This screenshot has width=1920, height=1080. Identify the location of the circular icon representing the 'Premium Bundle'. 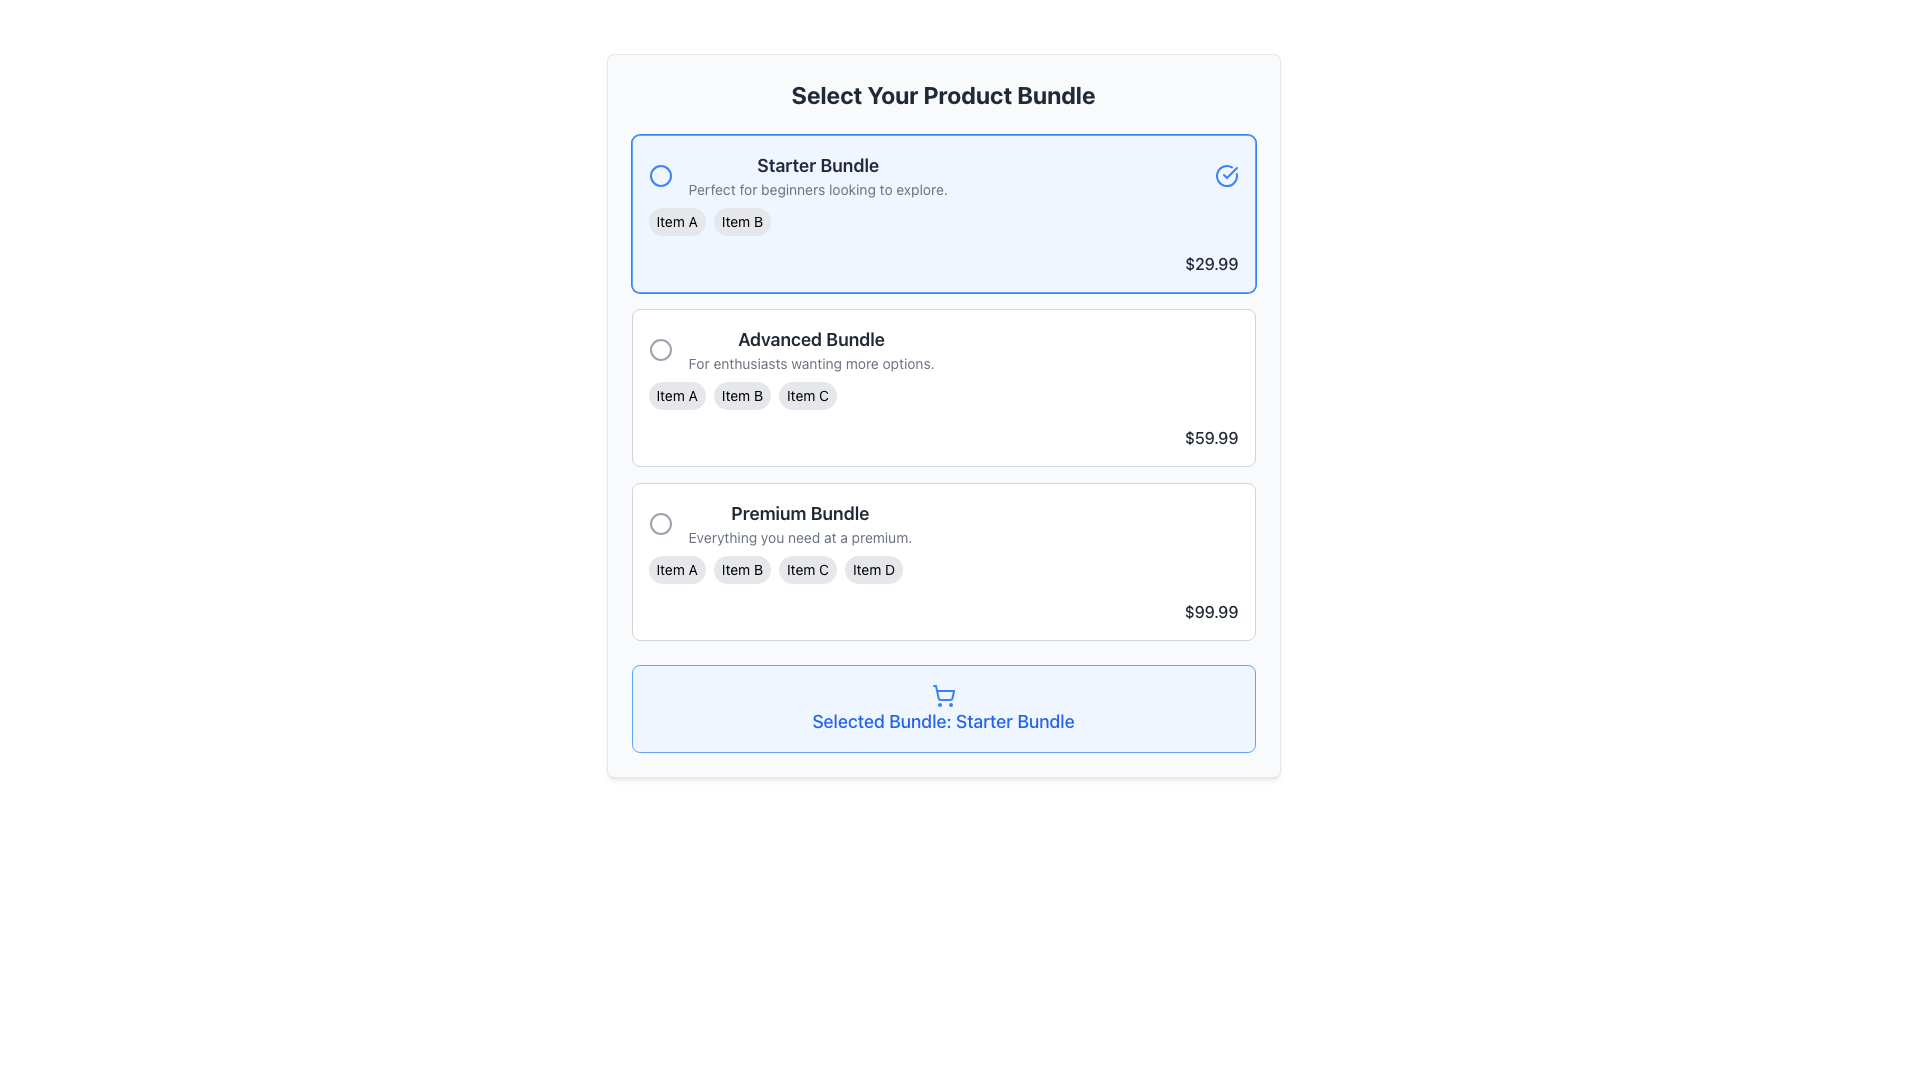
(660, 523).